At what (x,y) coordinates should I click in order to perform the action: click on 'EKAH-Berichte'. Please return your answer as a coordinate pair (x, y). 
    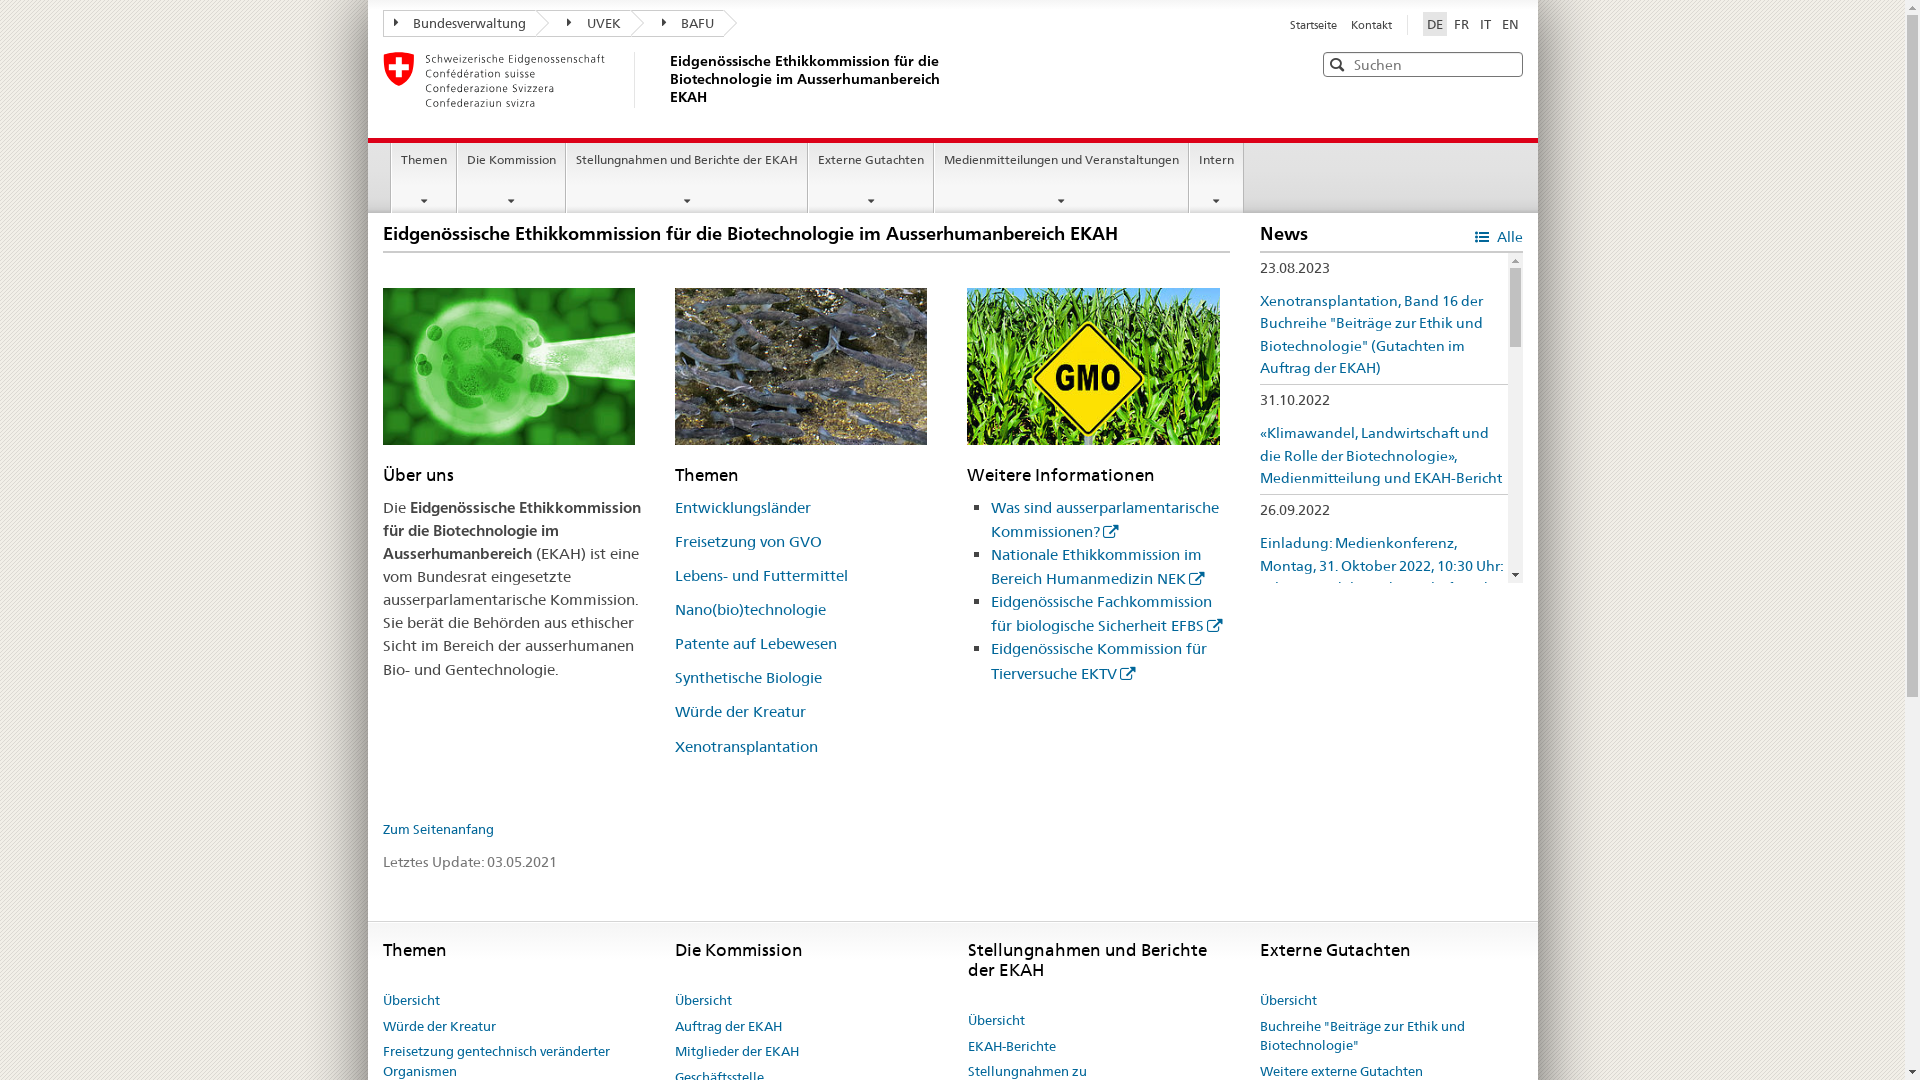
    Looking at the image, I should click on (1012, 1045).